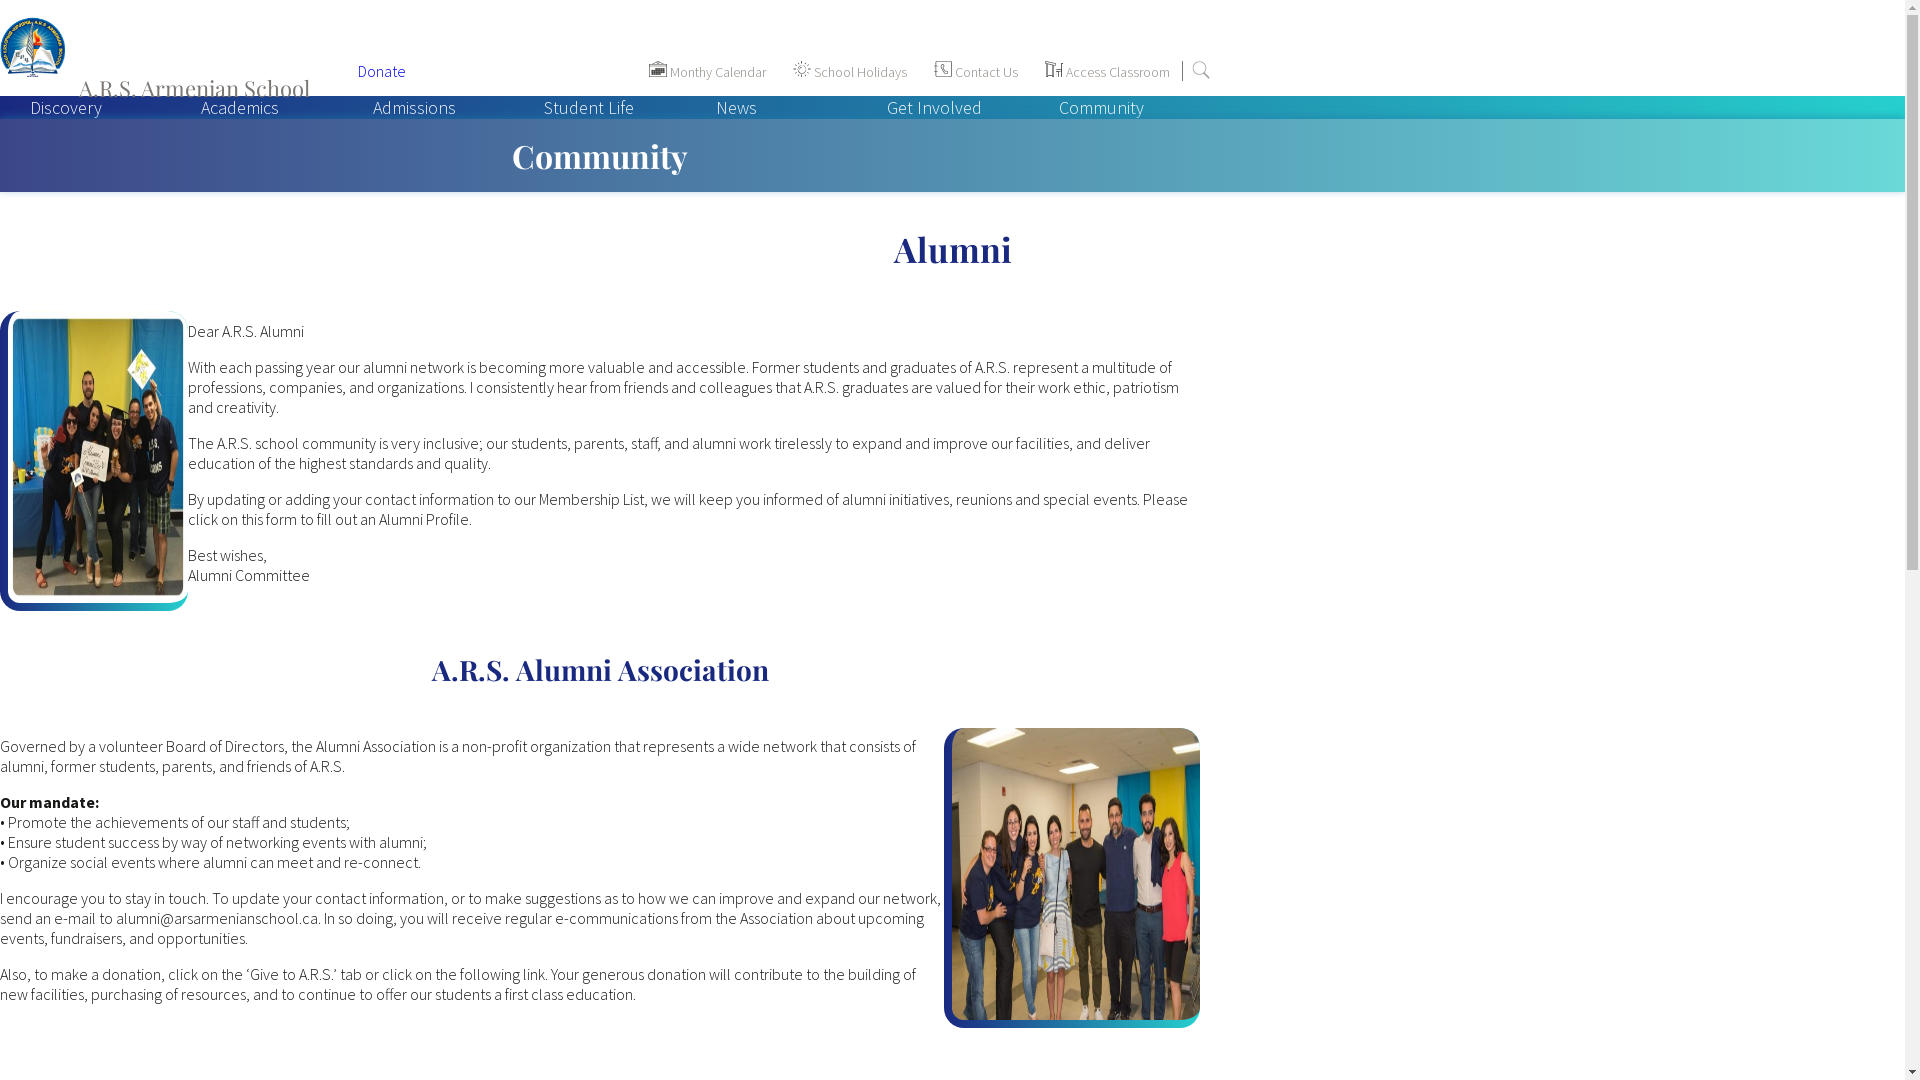 Image resolution: width=1920 pixels, height=1080 pixels. Describe the element at coordinates (636, 71) in the screenshot. I see `'Monthy Calendar'` at that location.